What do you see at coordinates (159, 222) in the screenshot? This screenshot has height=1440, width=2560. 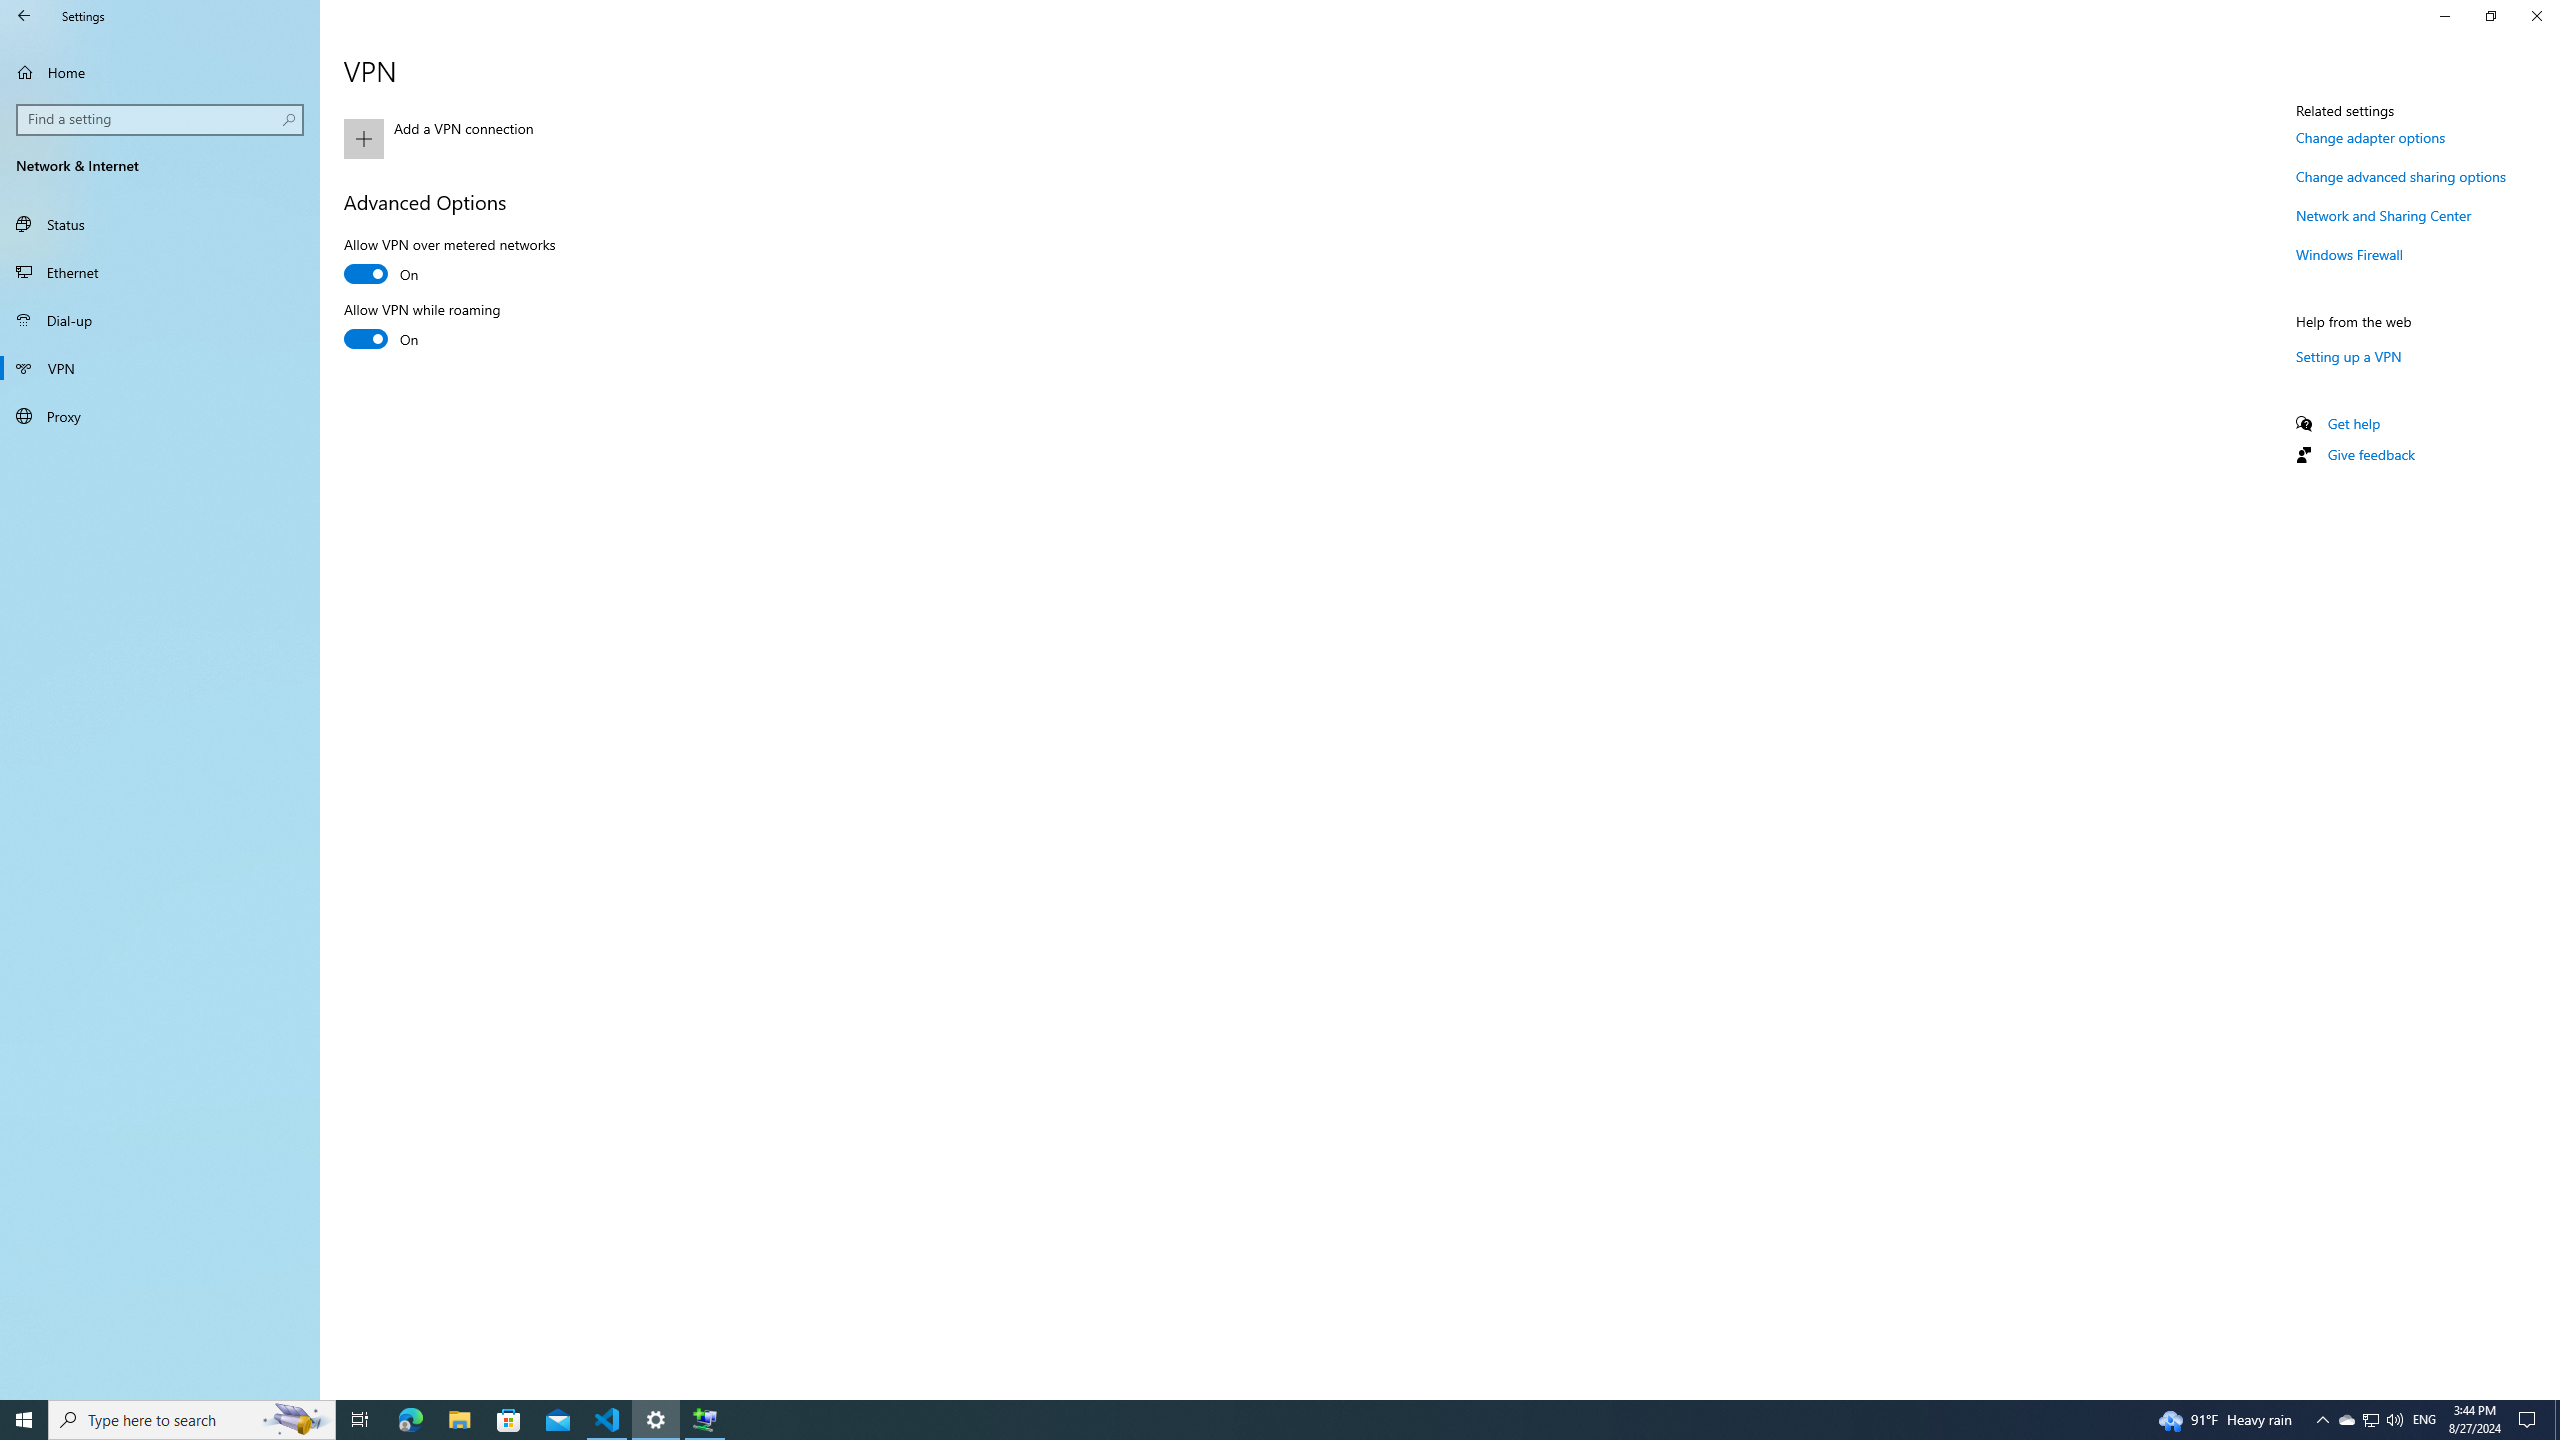 I see `'Status'` at bounding box center [159, 222].